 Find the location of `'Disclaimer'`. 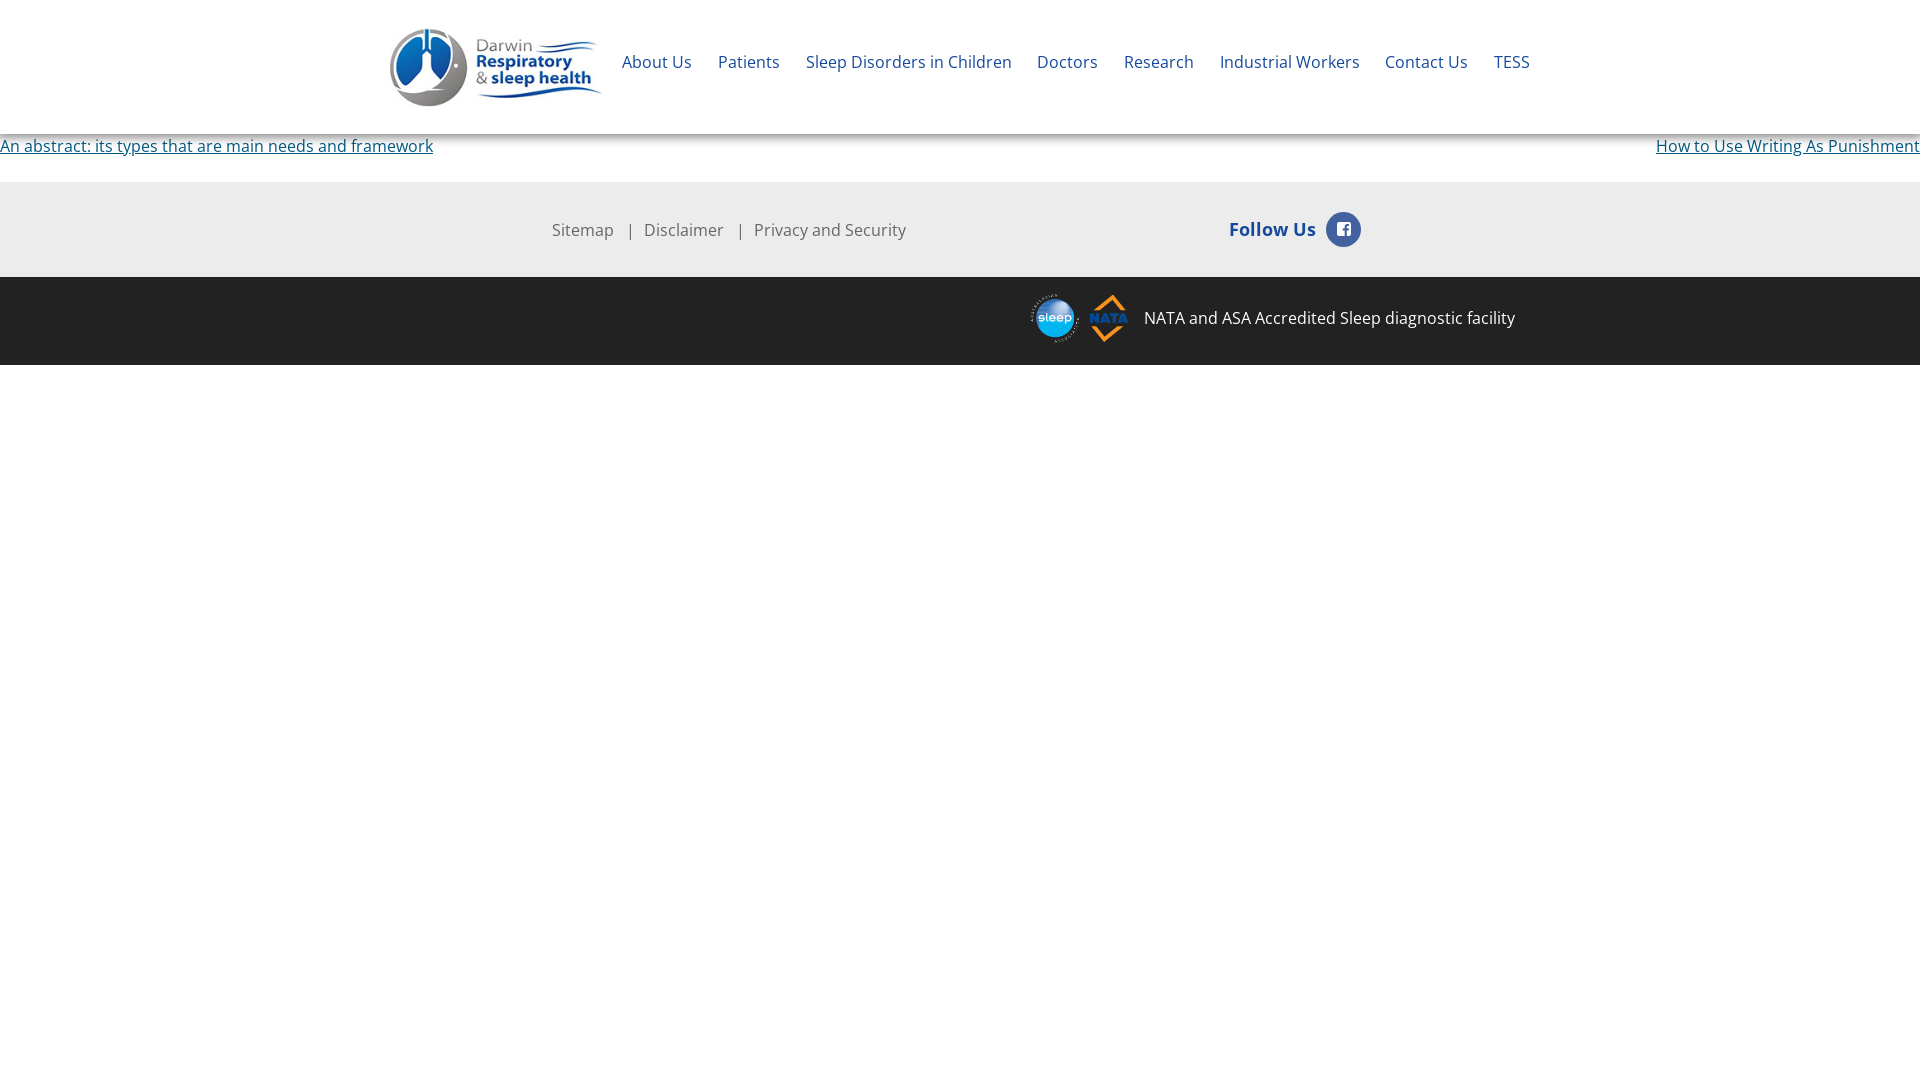

'Disclaimer' is located at coordinates (683, 227).